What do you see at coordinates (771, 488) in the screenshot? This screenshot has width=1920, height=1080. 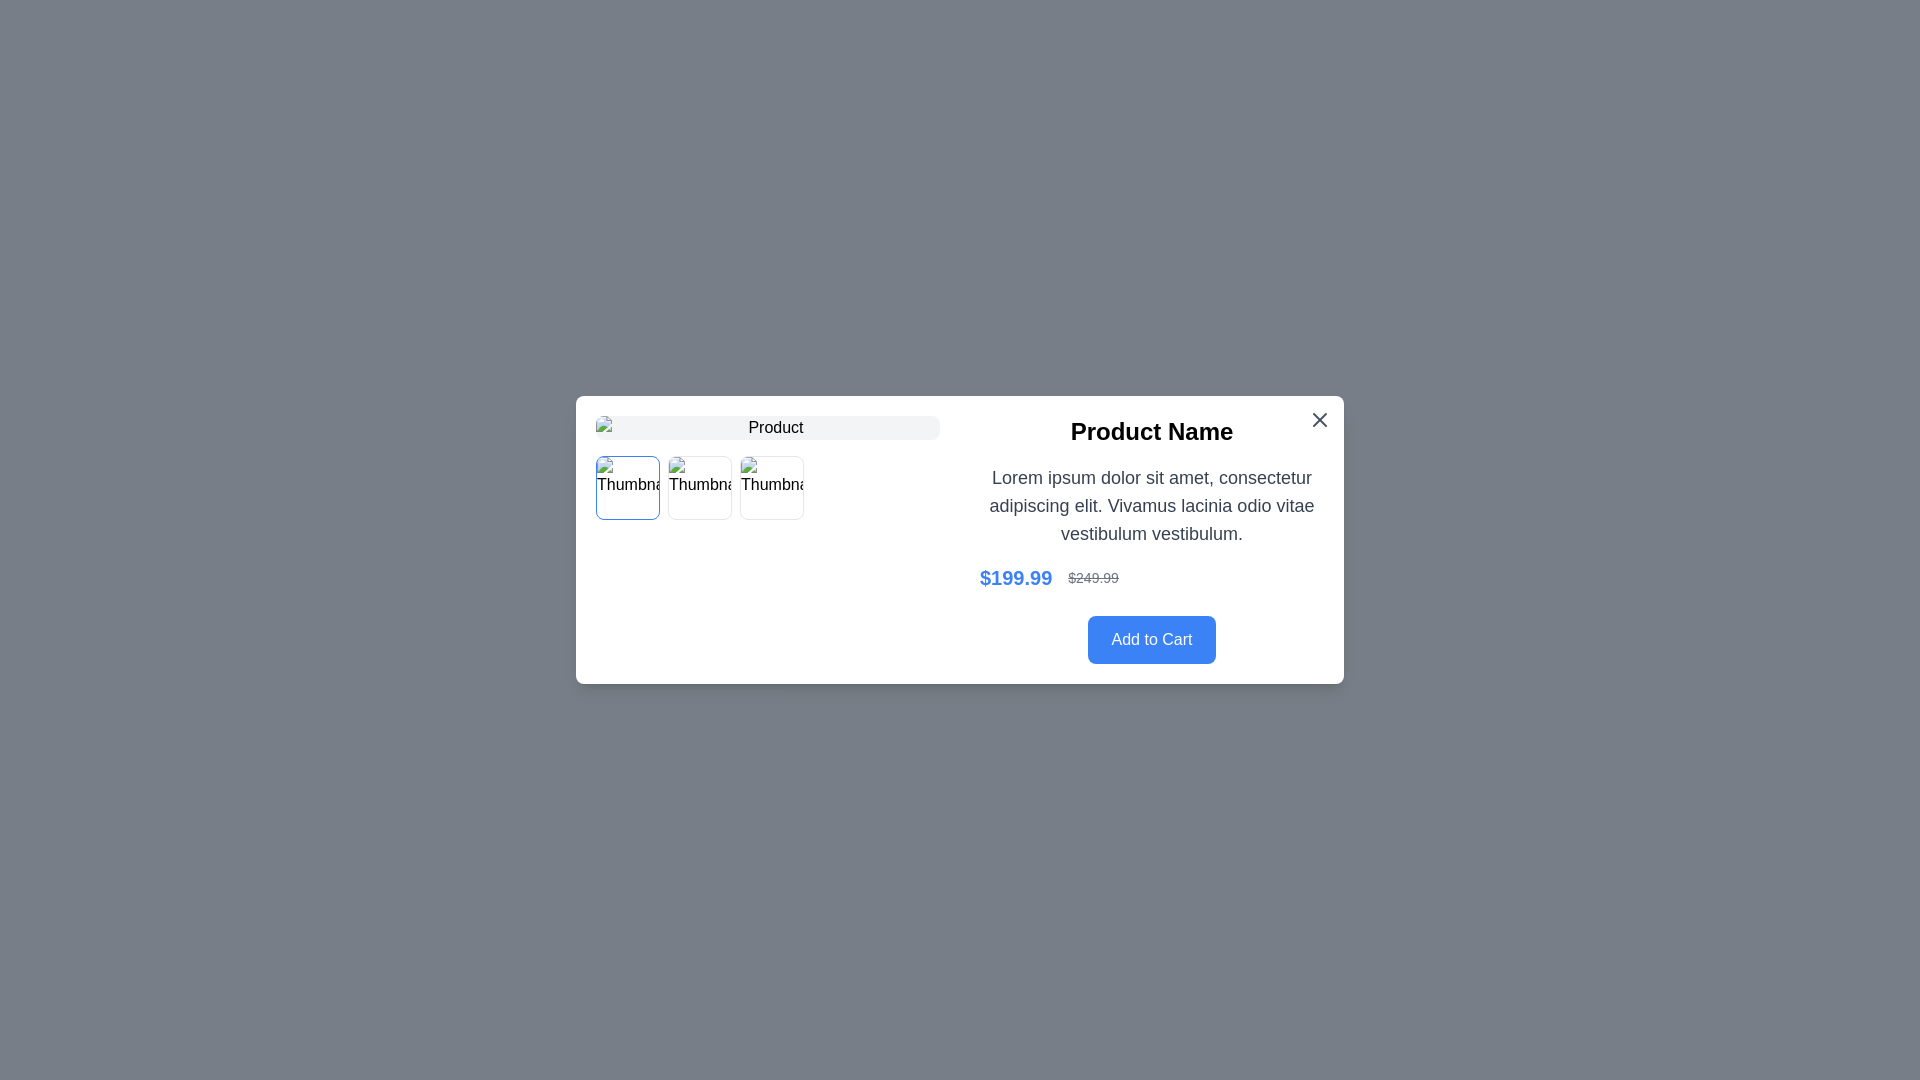 I see `the square thumbnail image with a rounded border displaying '/img/product3.jpg' located below the 'Product' section` at bounding box center [771, 488].